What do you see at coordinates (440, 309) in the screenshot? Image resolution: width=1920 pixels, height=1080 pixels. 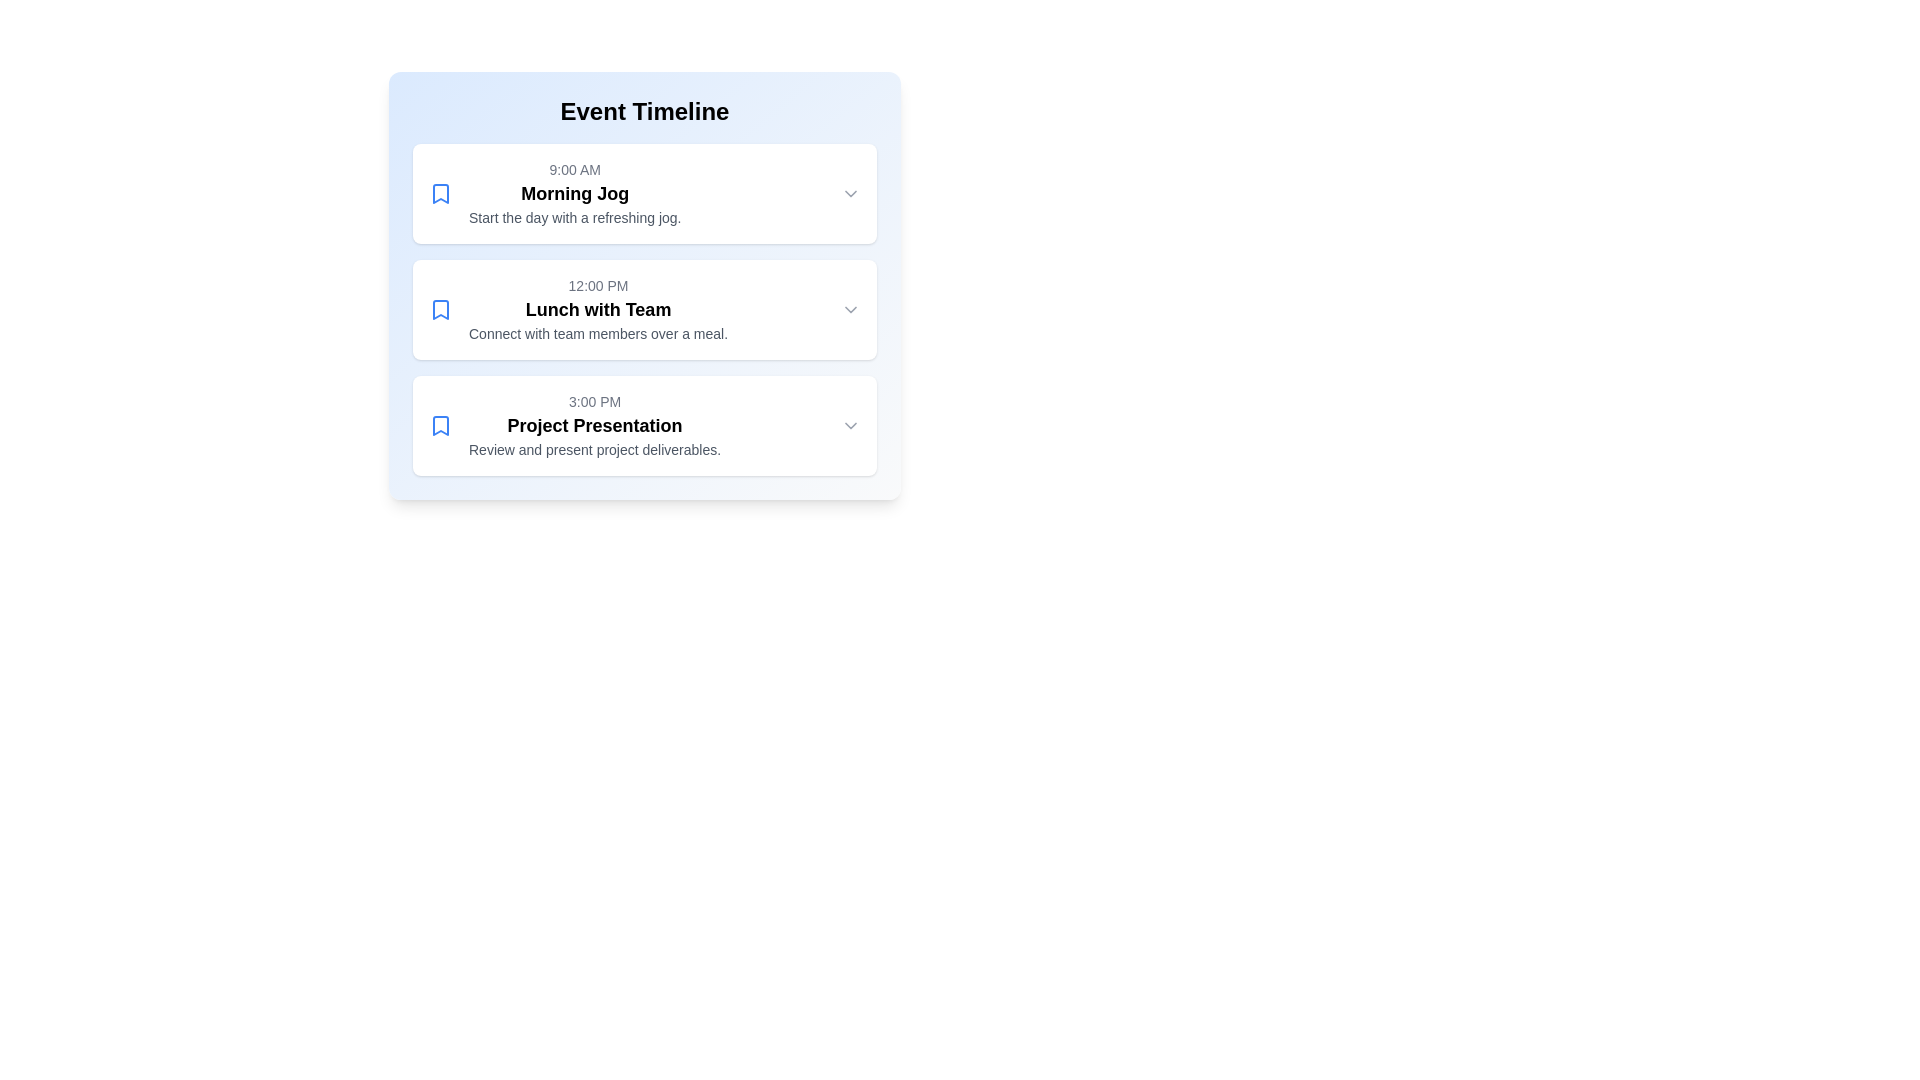 I see `the bookmark icon located to the left of the time and text description in the 'Lunch with Team' entry of the Event Timeline component` at bounding box center [440, 309].